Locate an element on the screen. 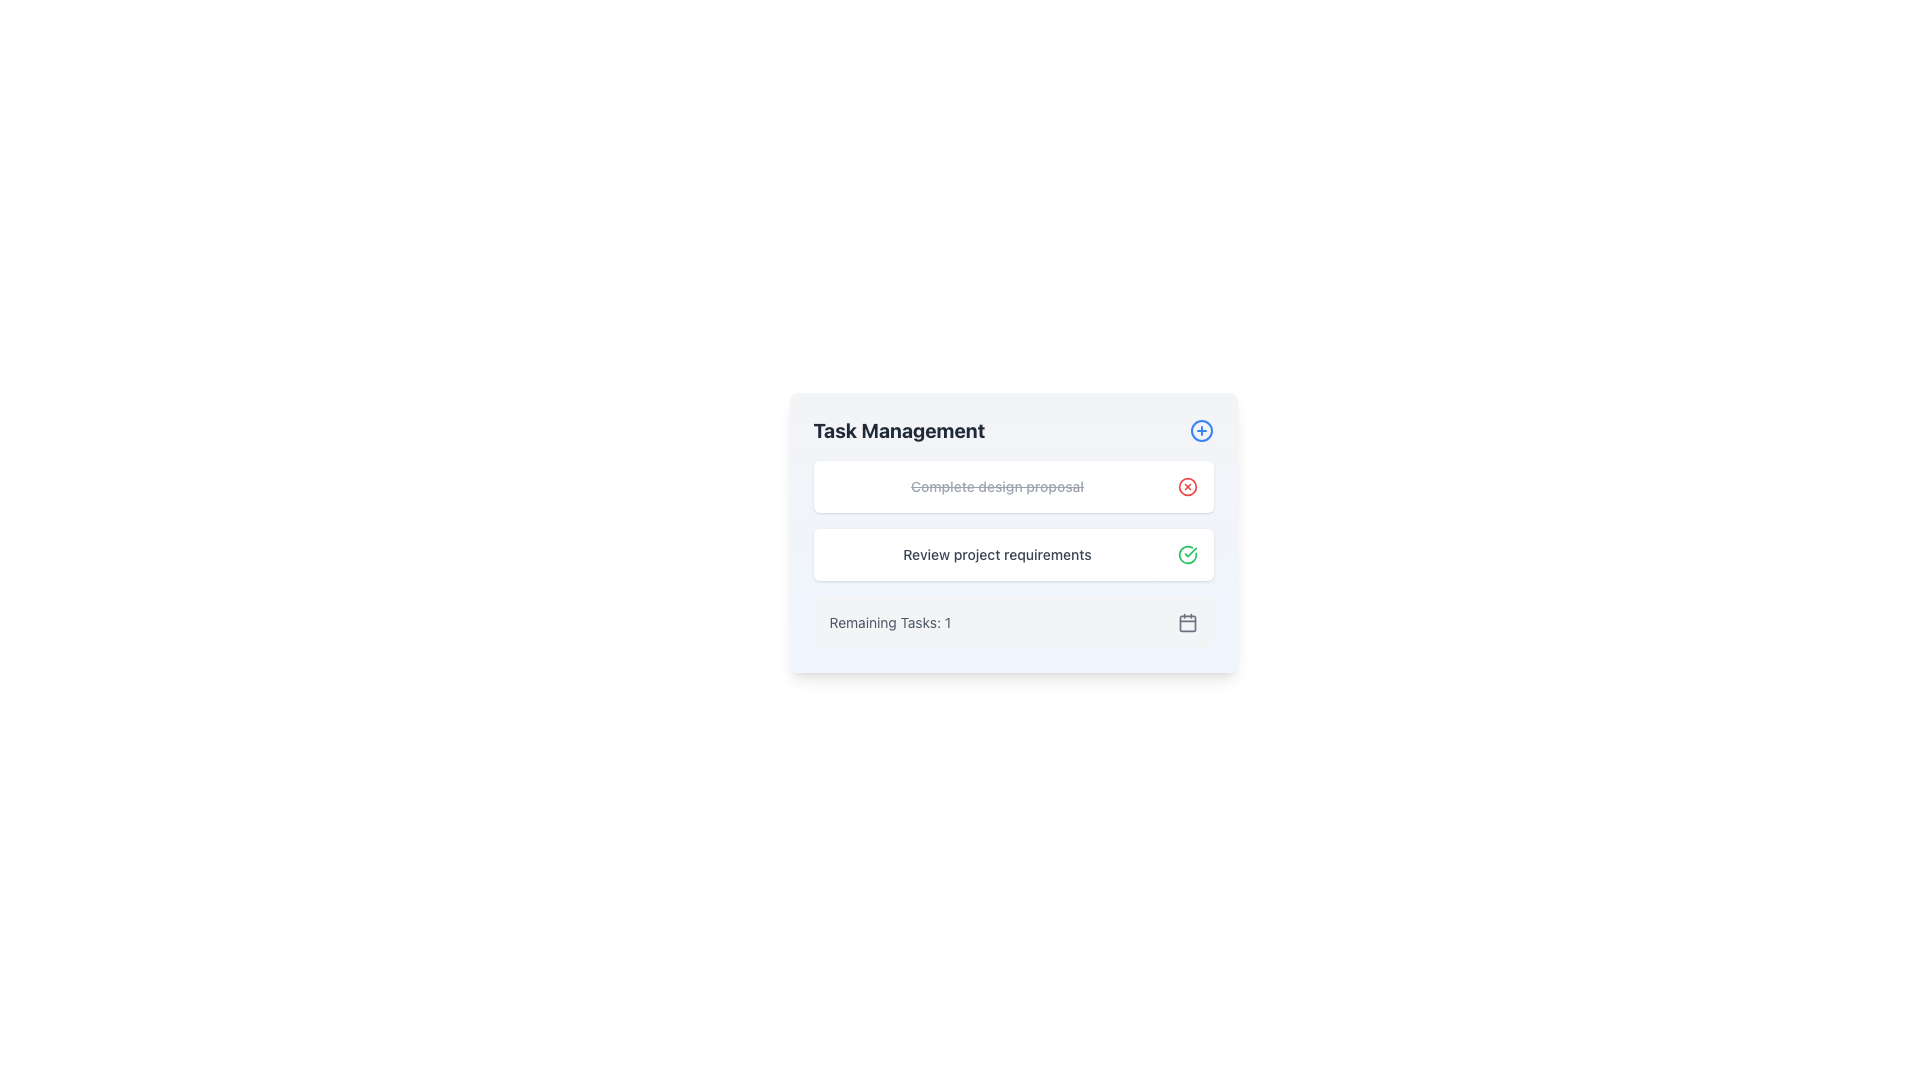 Image resolution: width=1920 pixels, height=1080 pixels. the delete button associated with the task 'Complete design proposal' is located at coordinates (1187, 486).